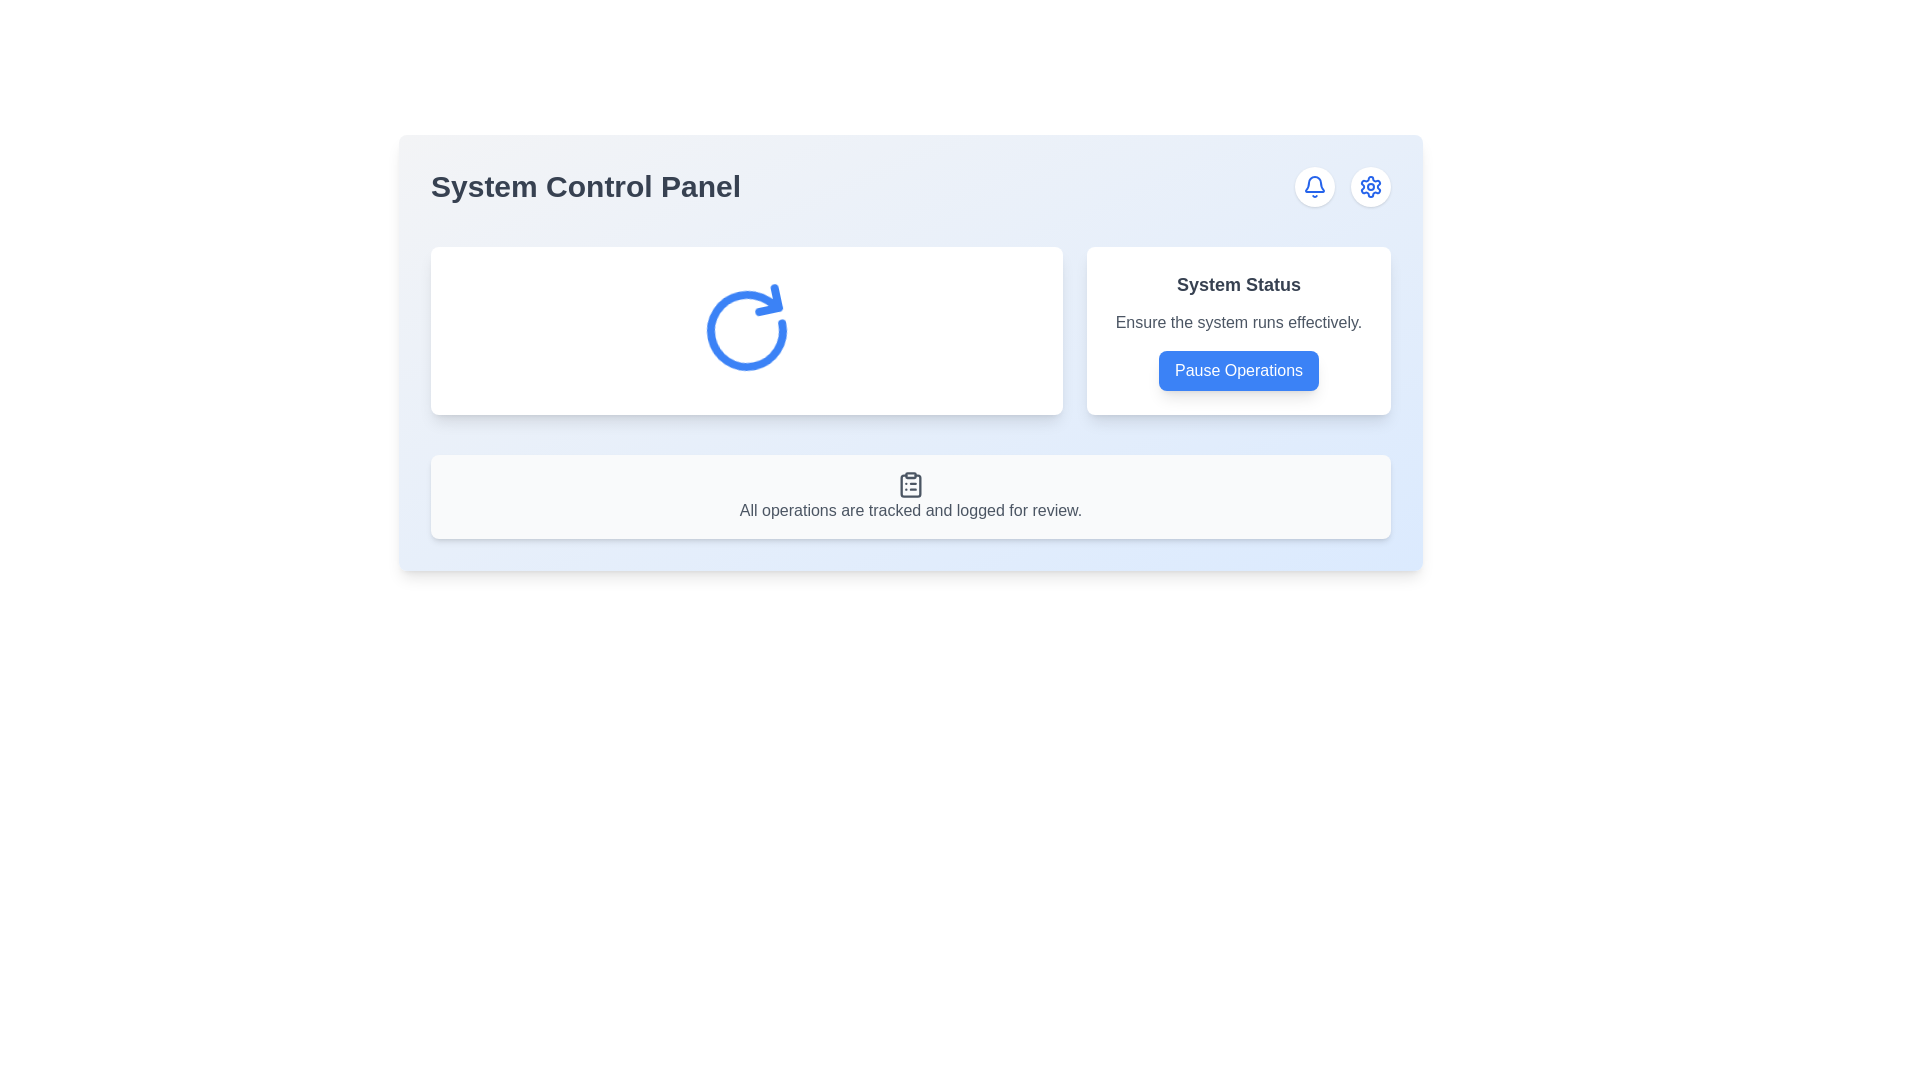 The image size is (1920, 1080). Describe the element at coordinates (910, 485) in the screenshot. I see `the operations tracking icon, which is visually represented above the text 'All operations are tracked and logged for review.'` at that location.